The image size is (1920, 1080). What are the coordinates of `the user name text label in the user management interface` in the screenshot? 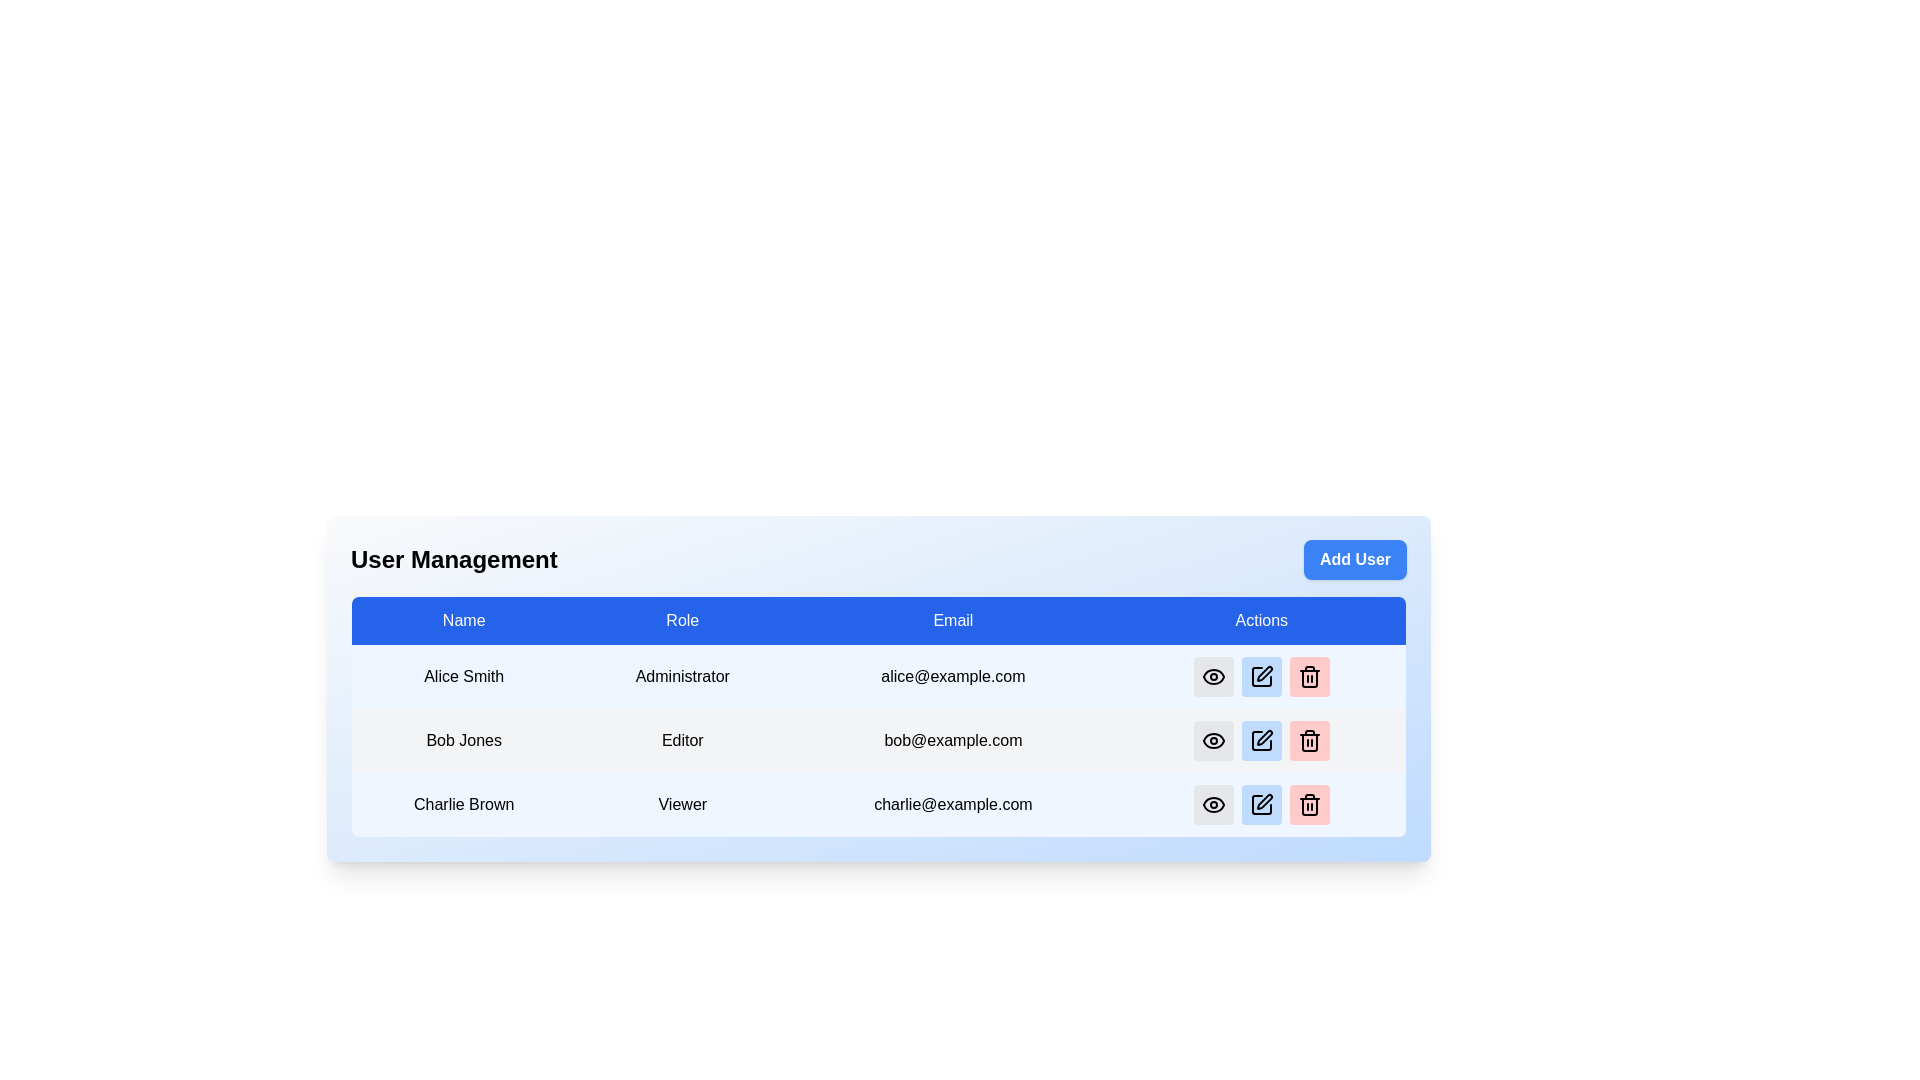 It's located at (462, 676).